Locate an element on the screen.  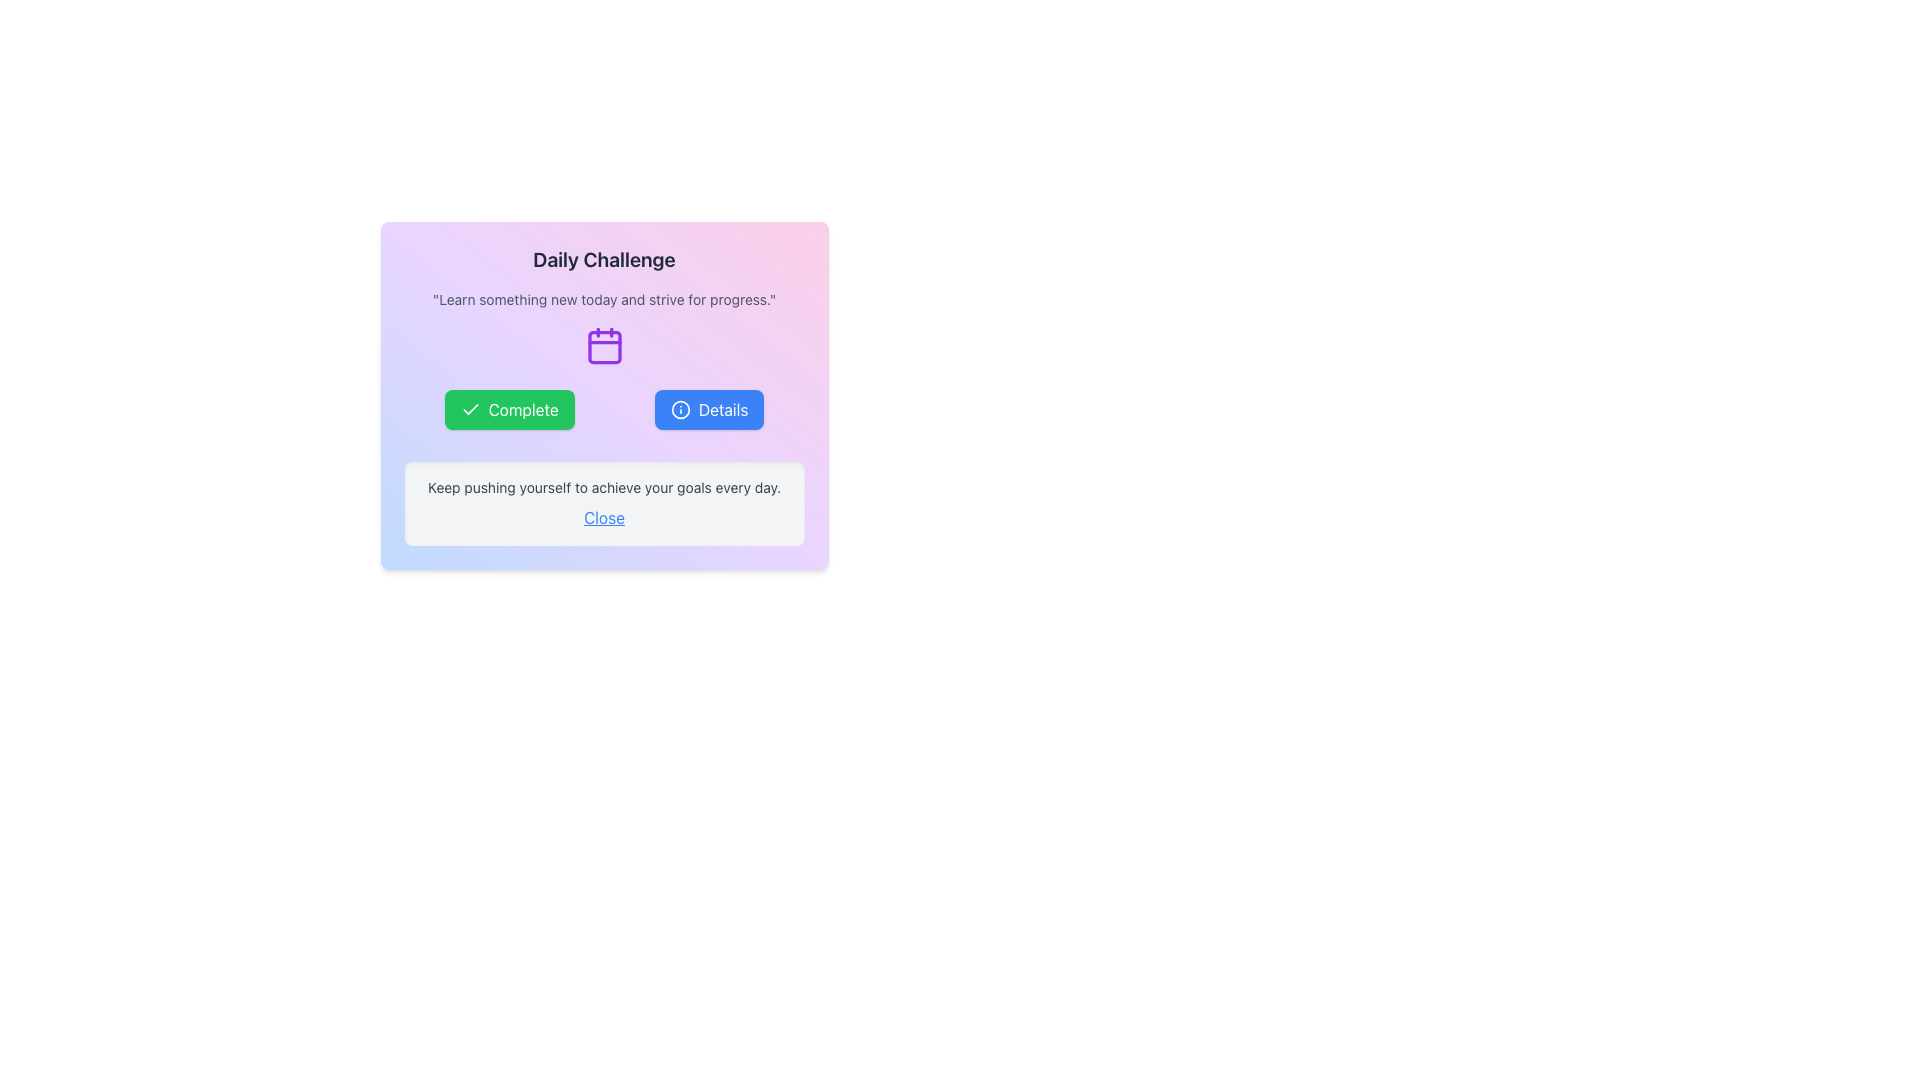
the text label displaying the motivational phrase 'Keep pushing yourself to achieve your goals every day.' which is located above the clickable 'Close' link is located at coordinates (603, 488).